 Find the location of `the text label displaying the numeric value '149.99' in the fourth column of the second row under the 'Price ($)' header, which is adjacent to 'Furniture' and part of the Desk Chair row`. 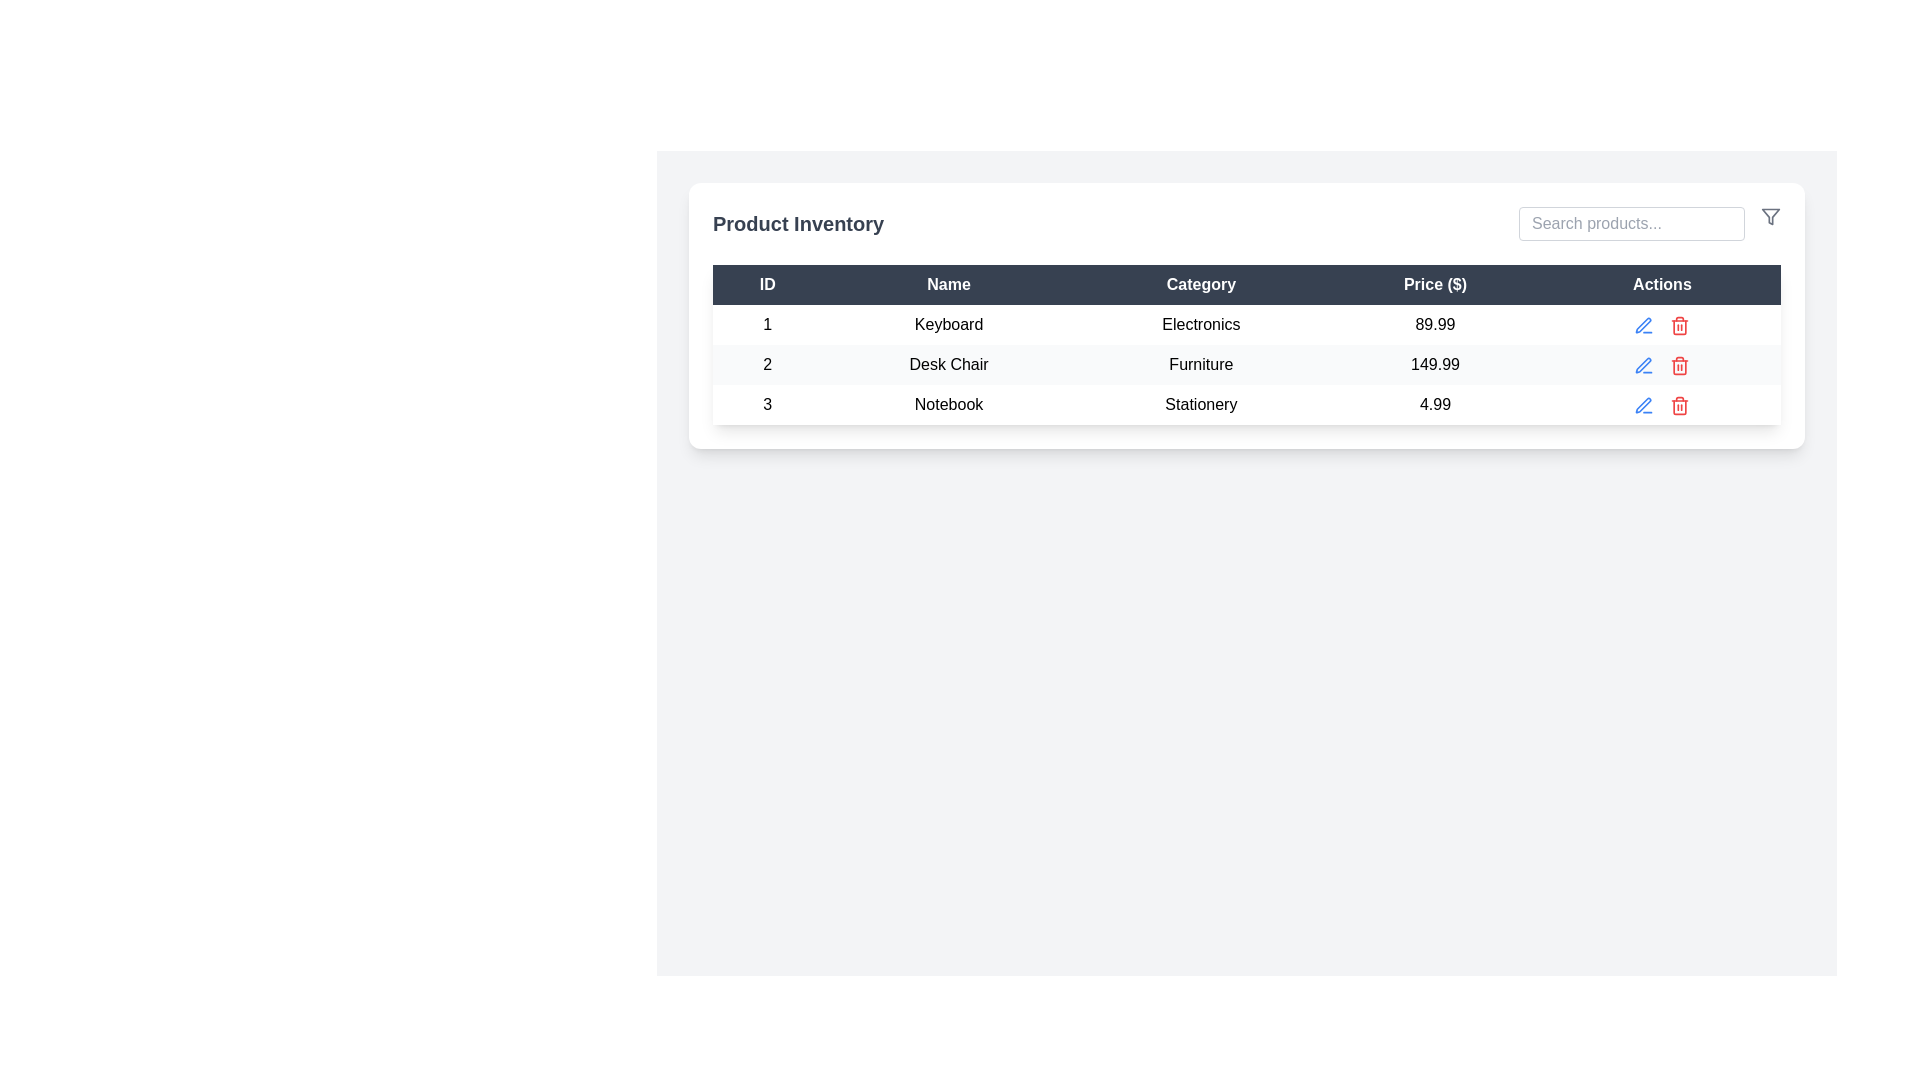

the text label displaying the numeric value '149.99' in the fourth column of the second row under the 'Price ($)' header, which is adjacent to 'Furniture' and part of the Desk Chair row is located at coordinates (1434, 365).